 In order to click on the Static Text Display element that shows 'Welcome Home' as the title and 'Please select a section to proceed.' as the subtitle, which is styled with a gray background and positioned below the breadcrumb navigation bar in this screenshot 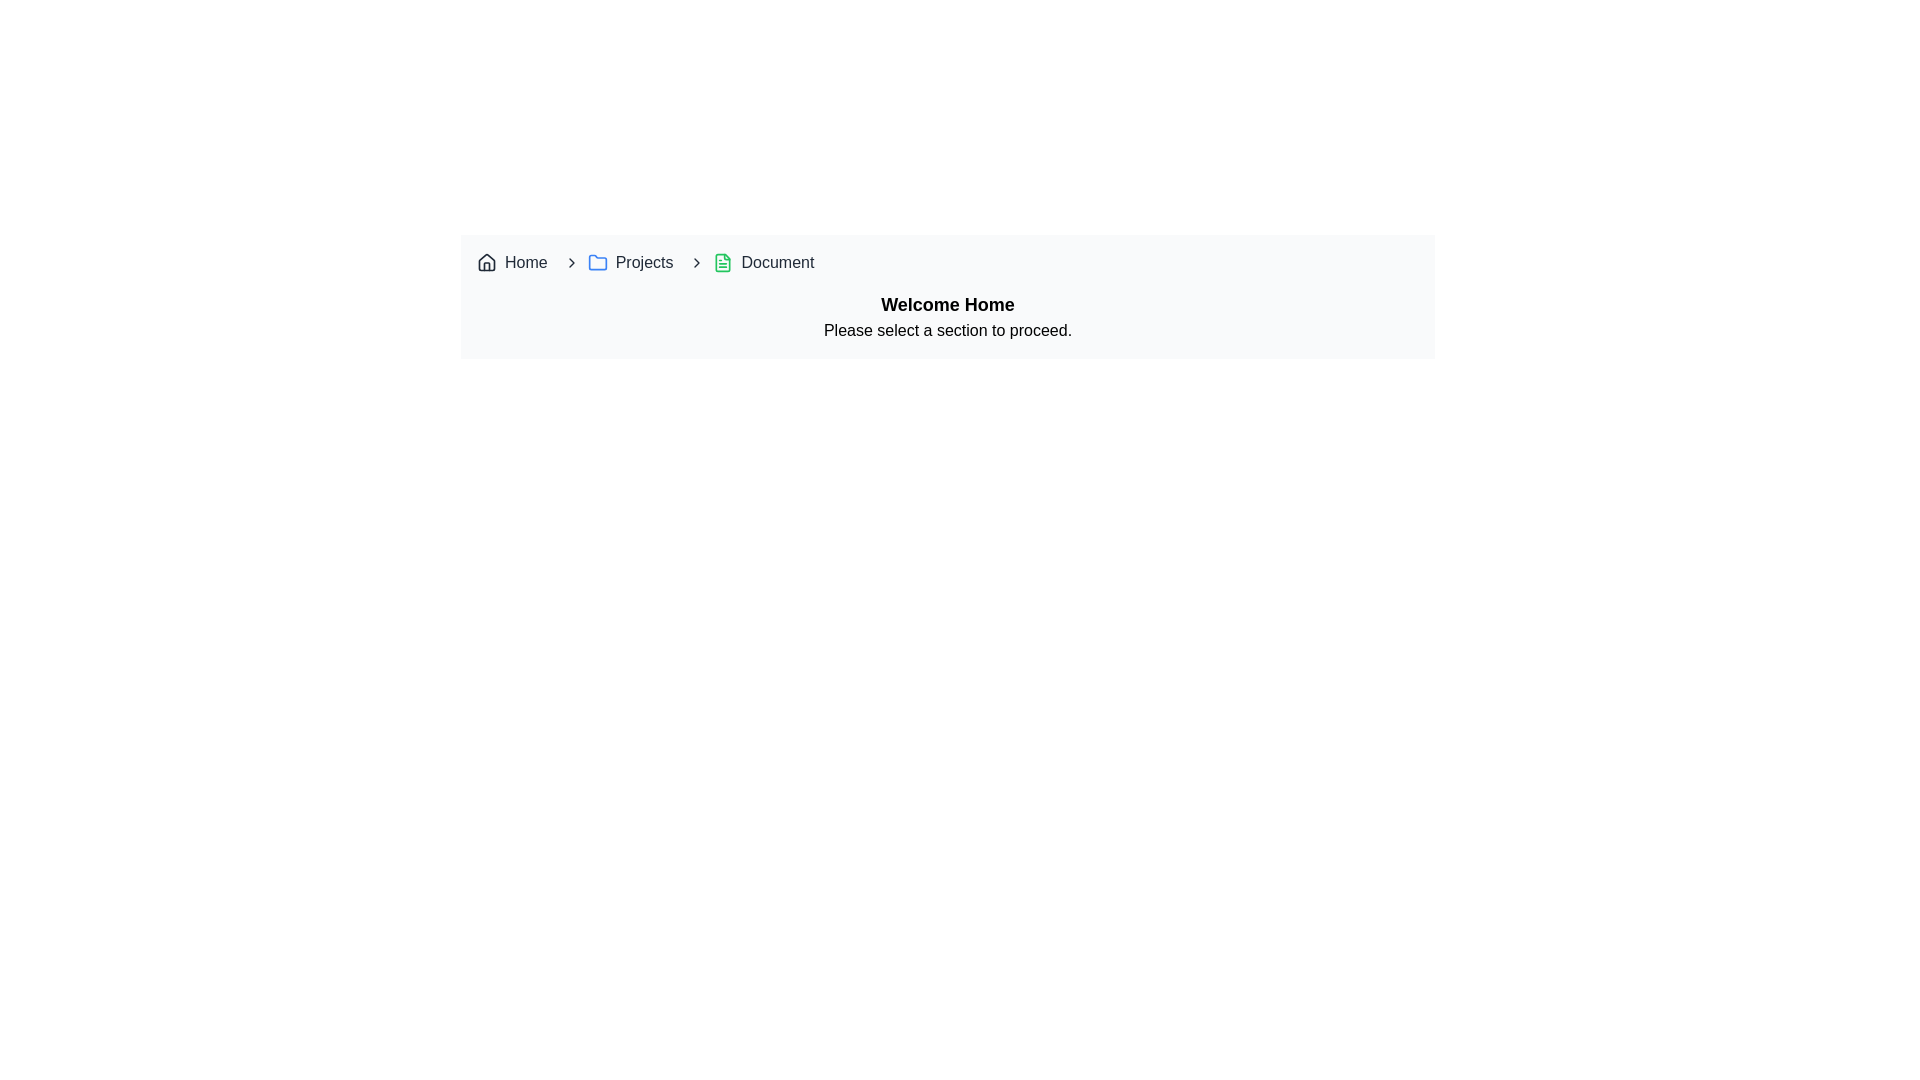, I will do `click(947, 315)`.